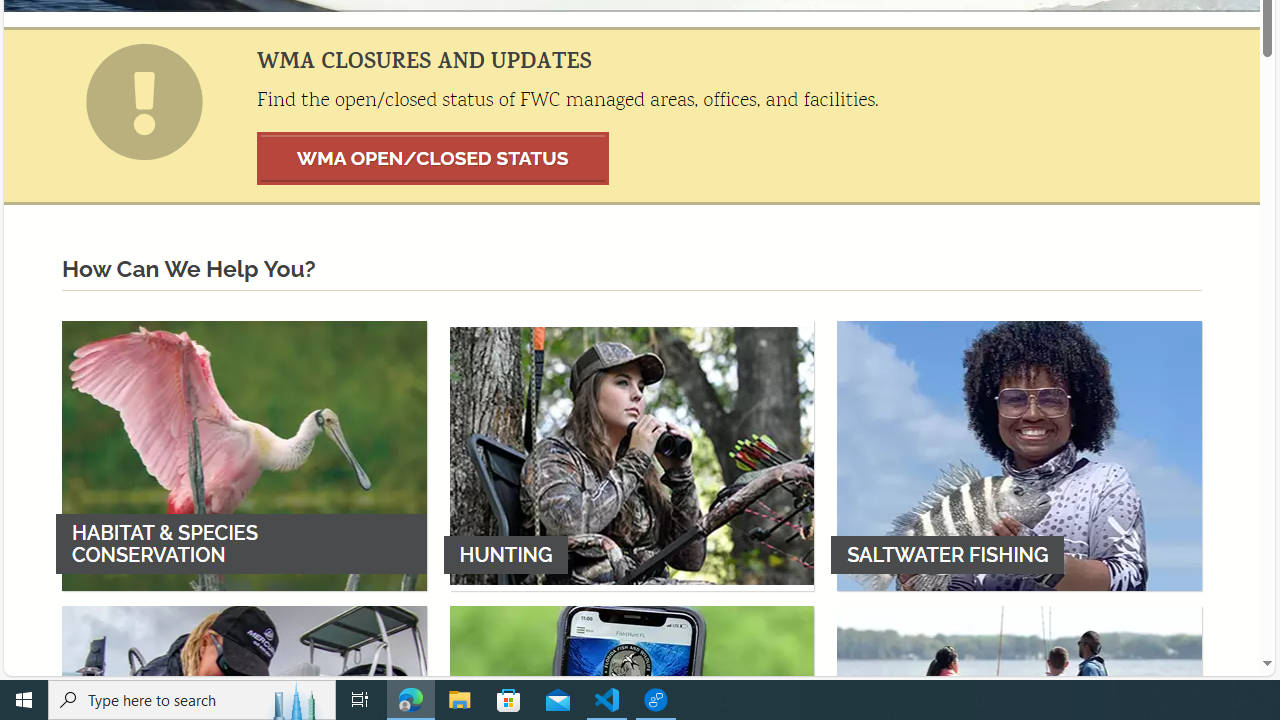  Describe the element at coordinates (432, 157) in the screenshot. I see `'WMA OPEN/CLOSED STATUS'` at that location.